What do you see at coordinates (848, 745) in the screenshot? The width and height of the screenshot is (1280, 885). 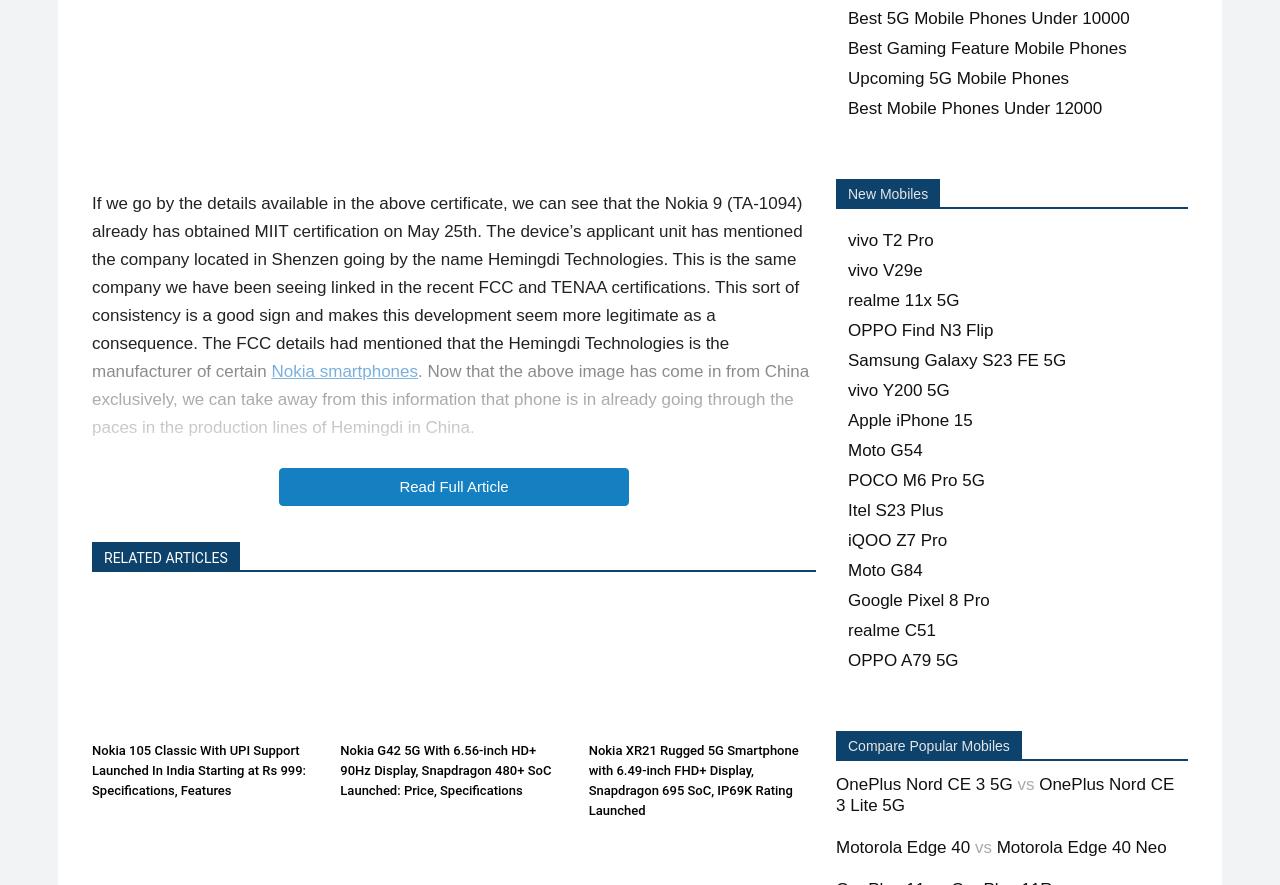 I see `'Compare Popular Mobiles'` at bounding box center [848, 745].